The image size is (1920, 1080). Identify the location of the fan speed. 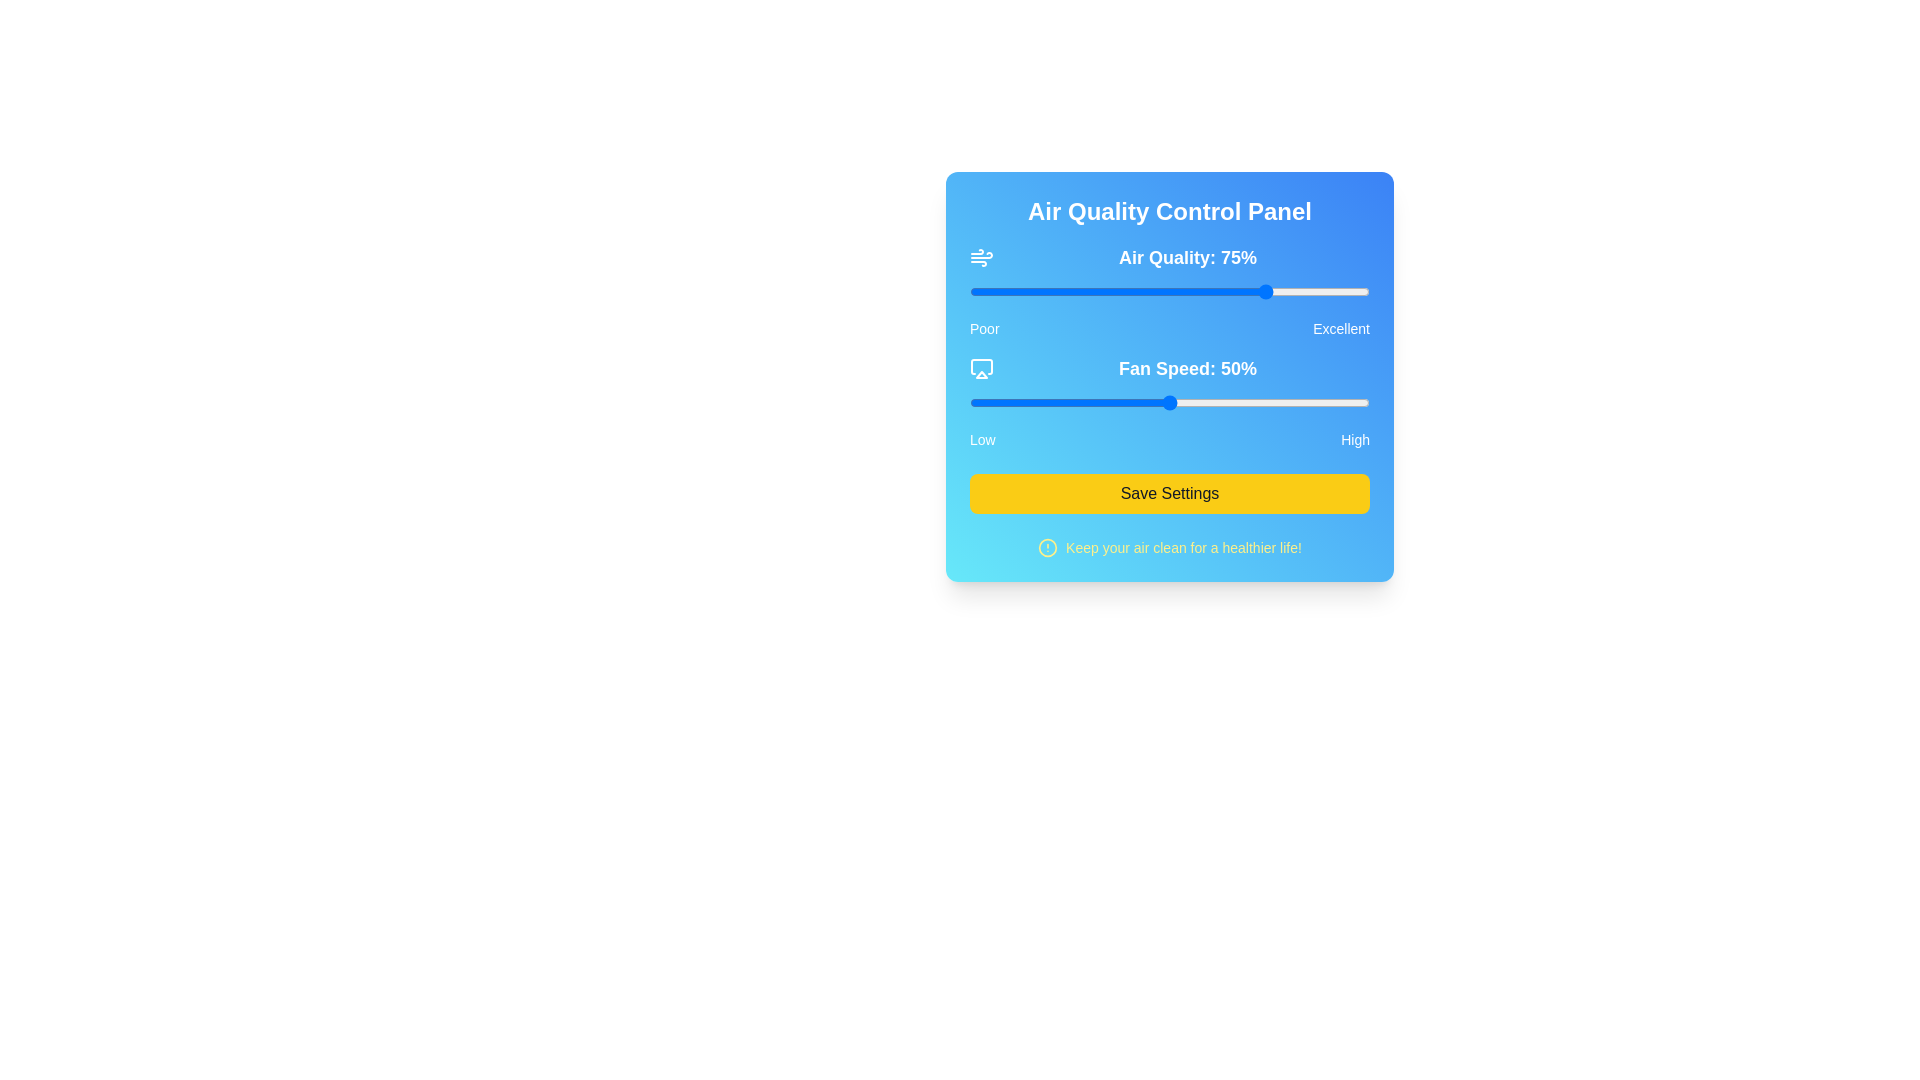
(1252, 402).